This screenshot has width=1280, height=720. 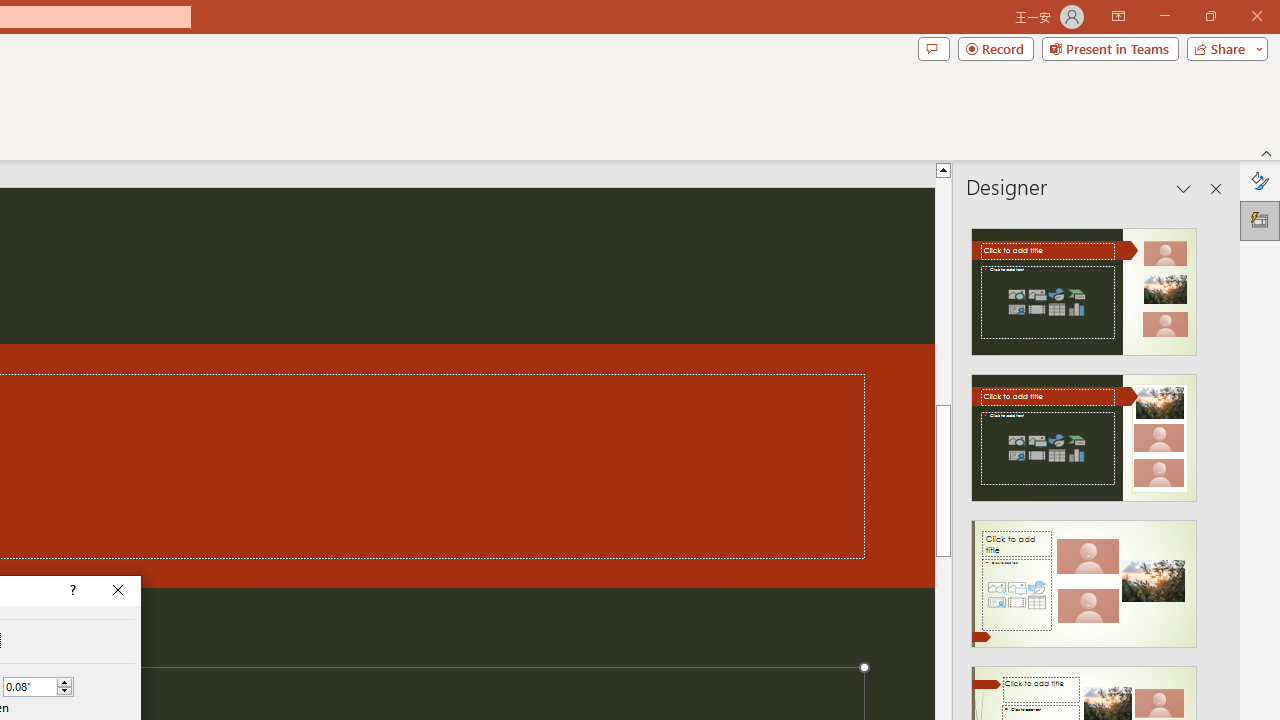 I want to click on 'Custom Spacing', so click(x=30, y=686).